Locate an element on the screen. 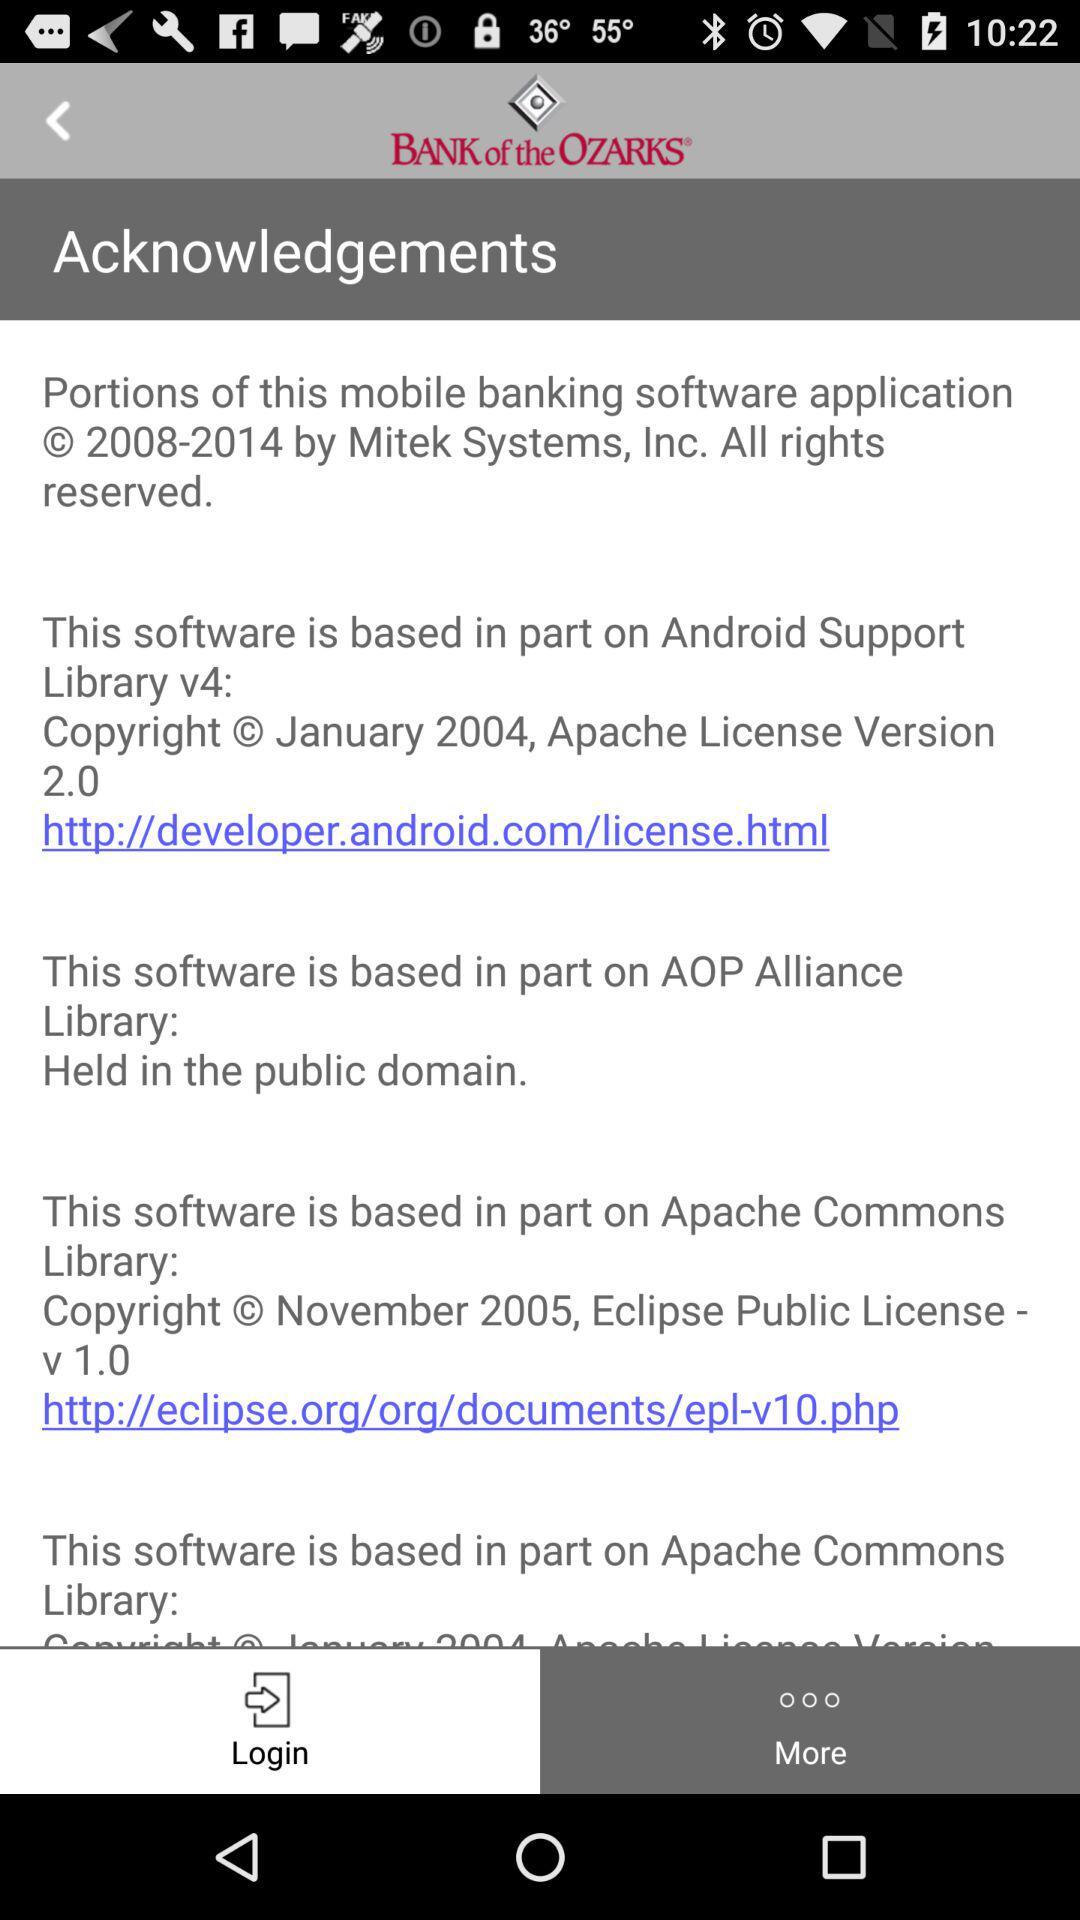 This screenshot has width=1080, height=1920. go back is located at coordinates (56, 119).